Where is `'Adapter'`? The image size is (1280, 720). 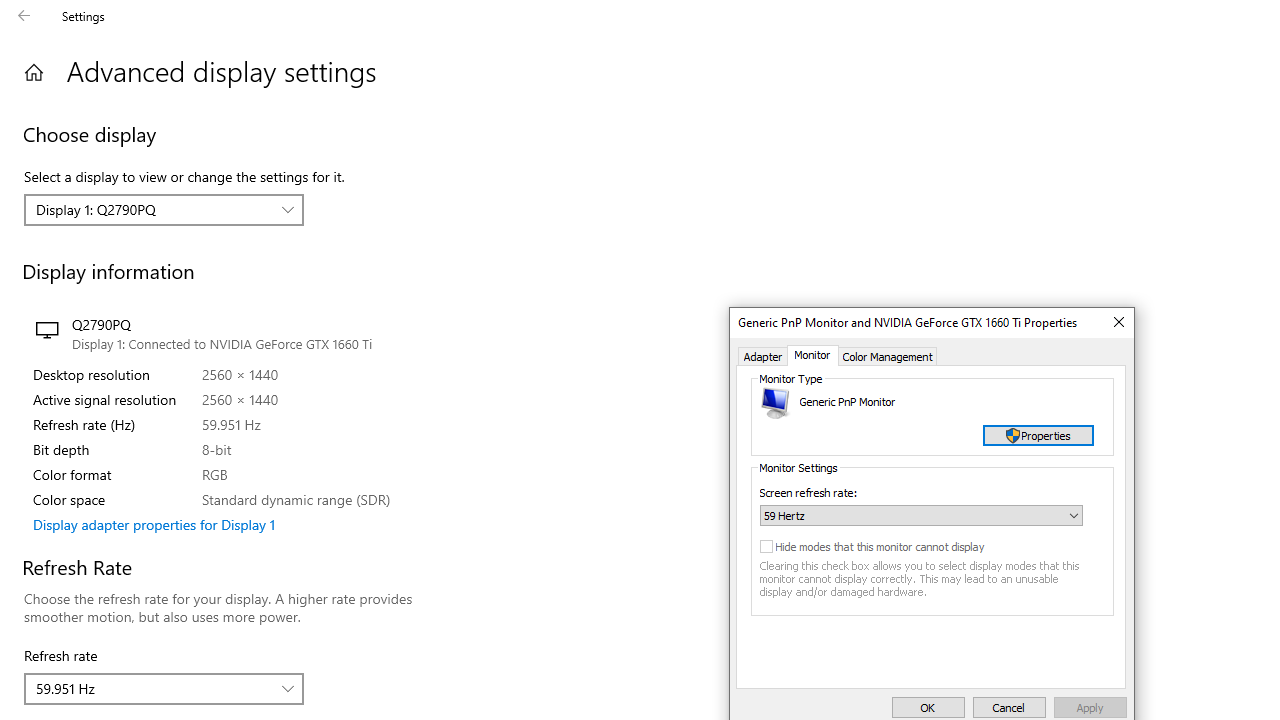 'Adapter' is located at coordinates (762, 355).